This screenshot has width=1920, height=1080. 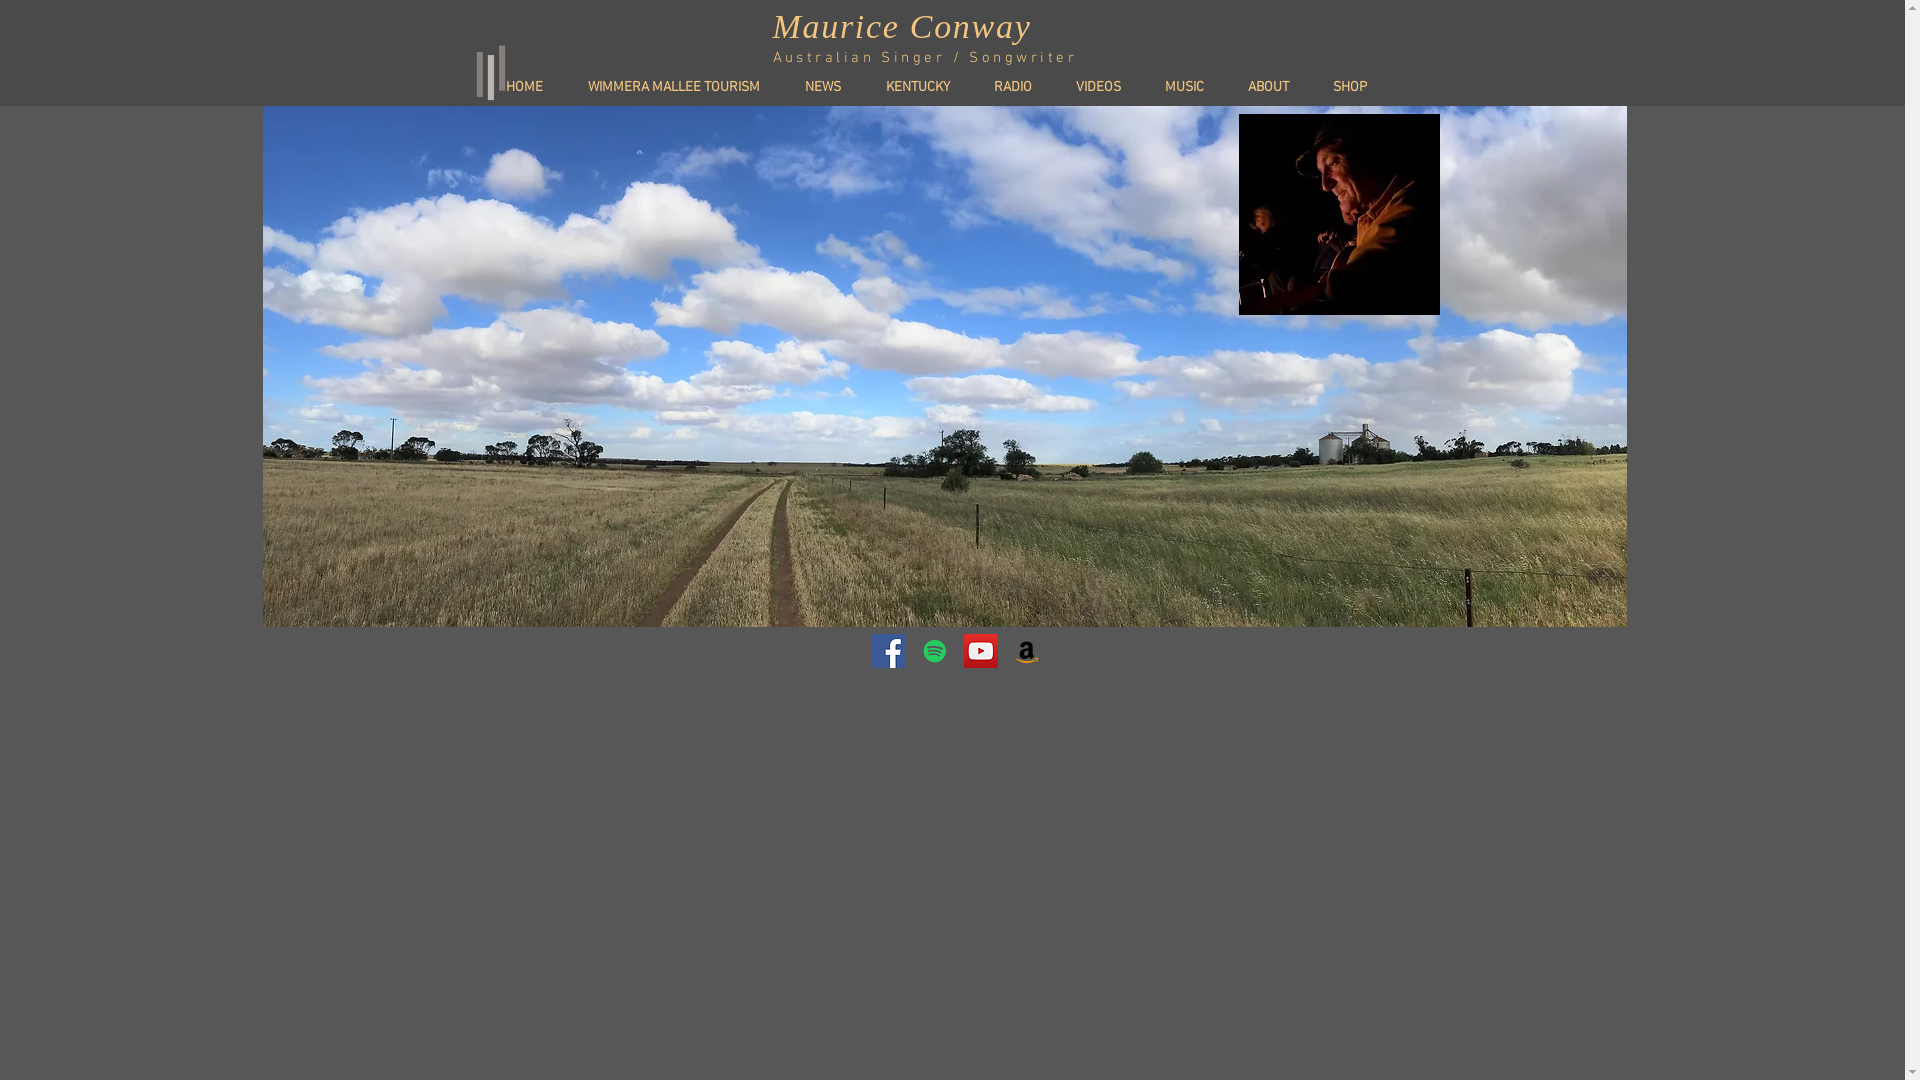 I want to click on 'Maurice Conway', so click(x=900, y=26).